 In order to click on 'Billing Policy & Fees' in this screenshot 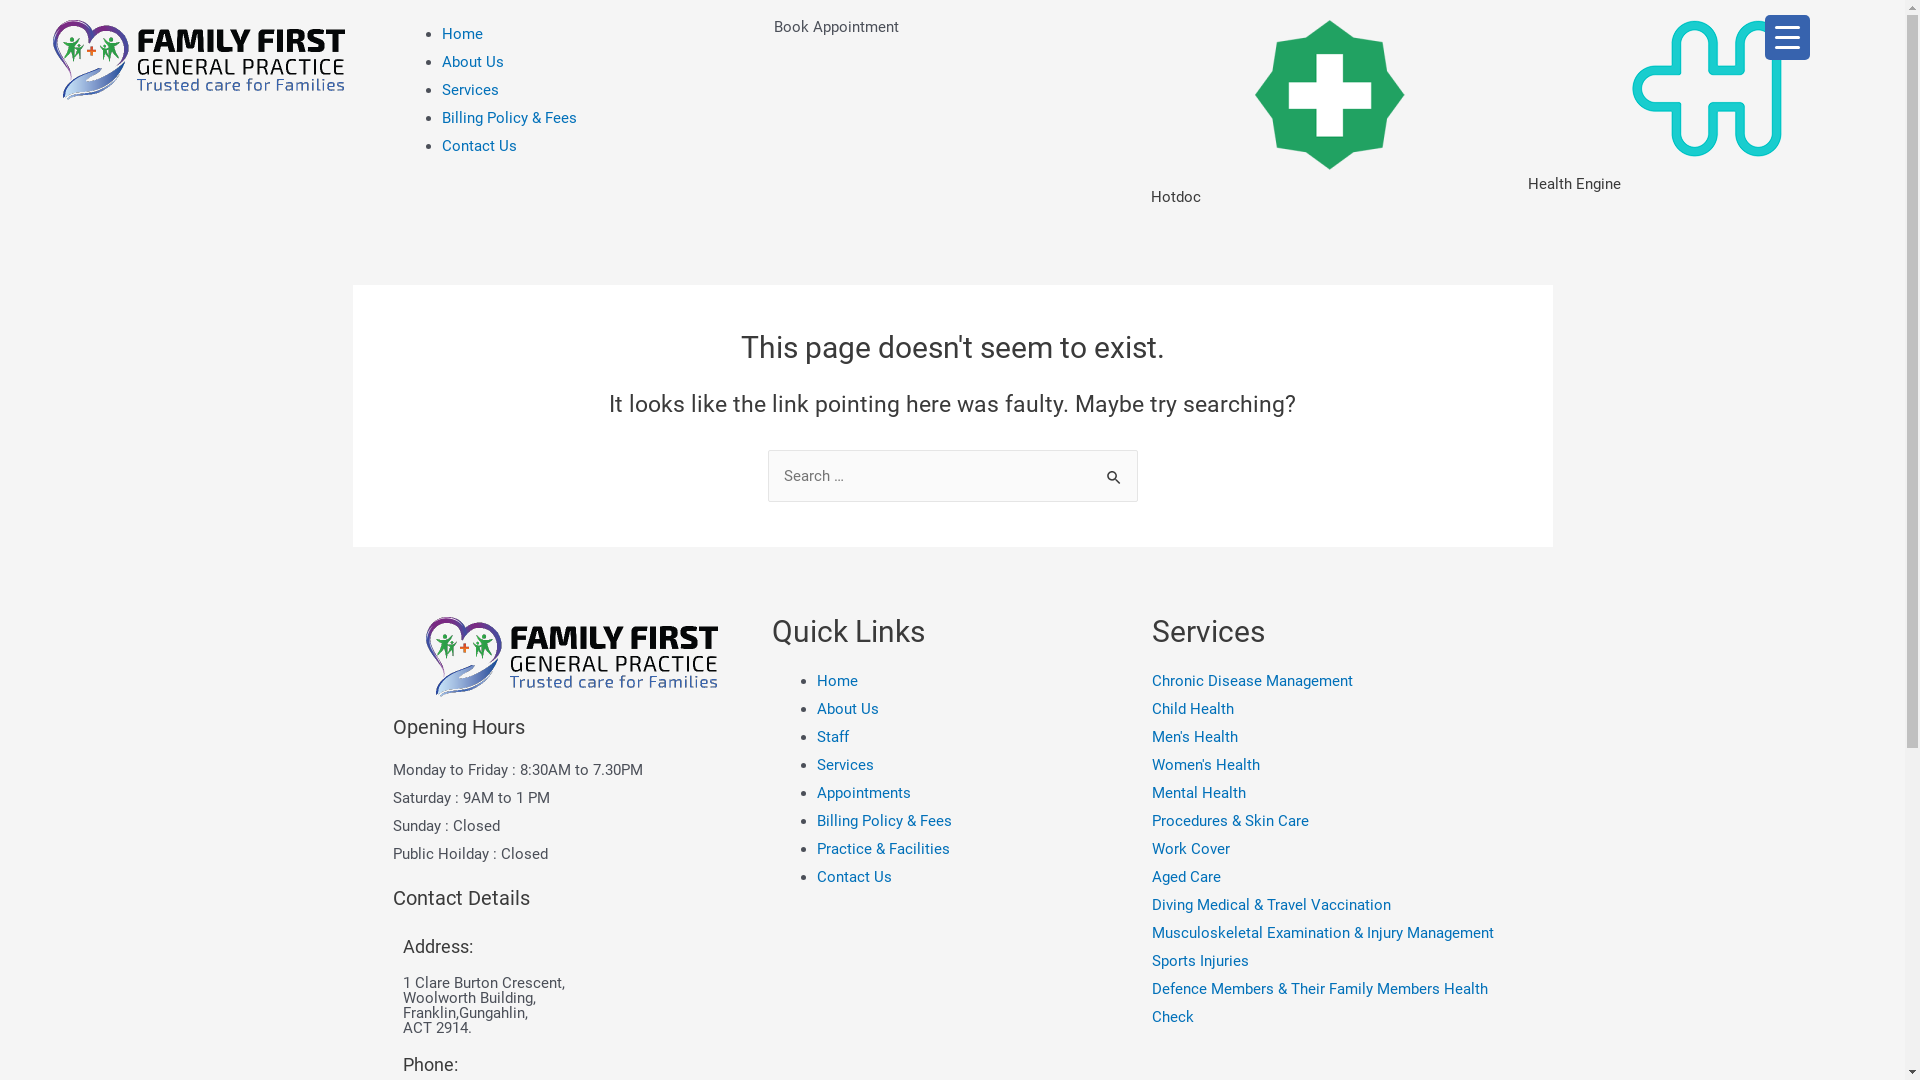, I will do `click(440, 118)`.